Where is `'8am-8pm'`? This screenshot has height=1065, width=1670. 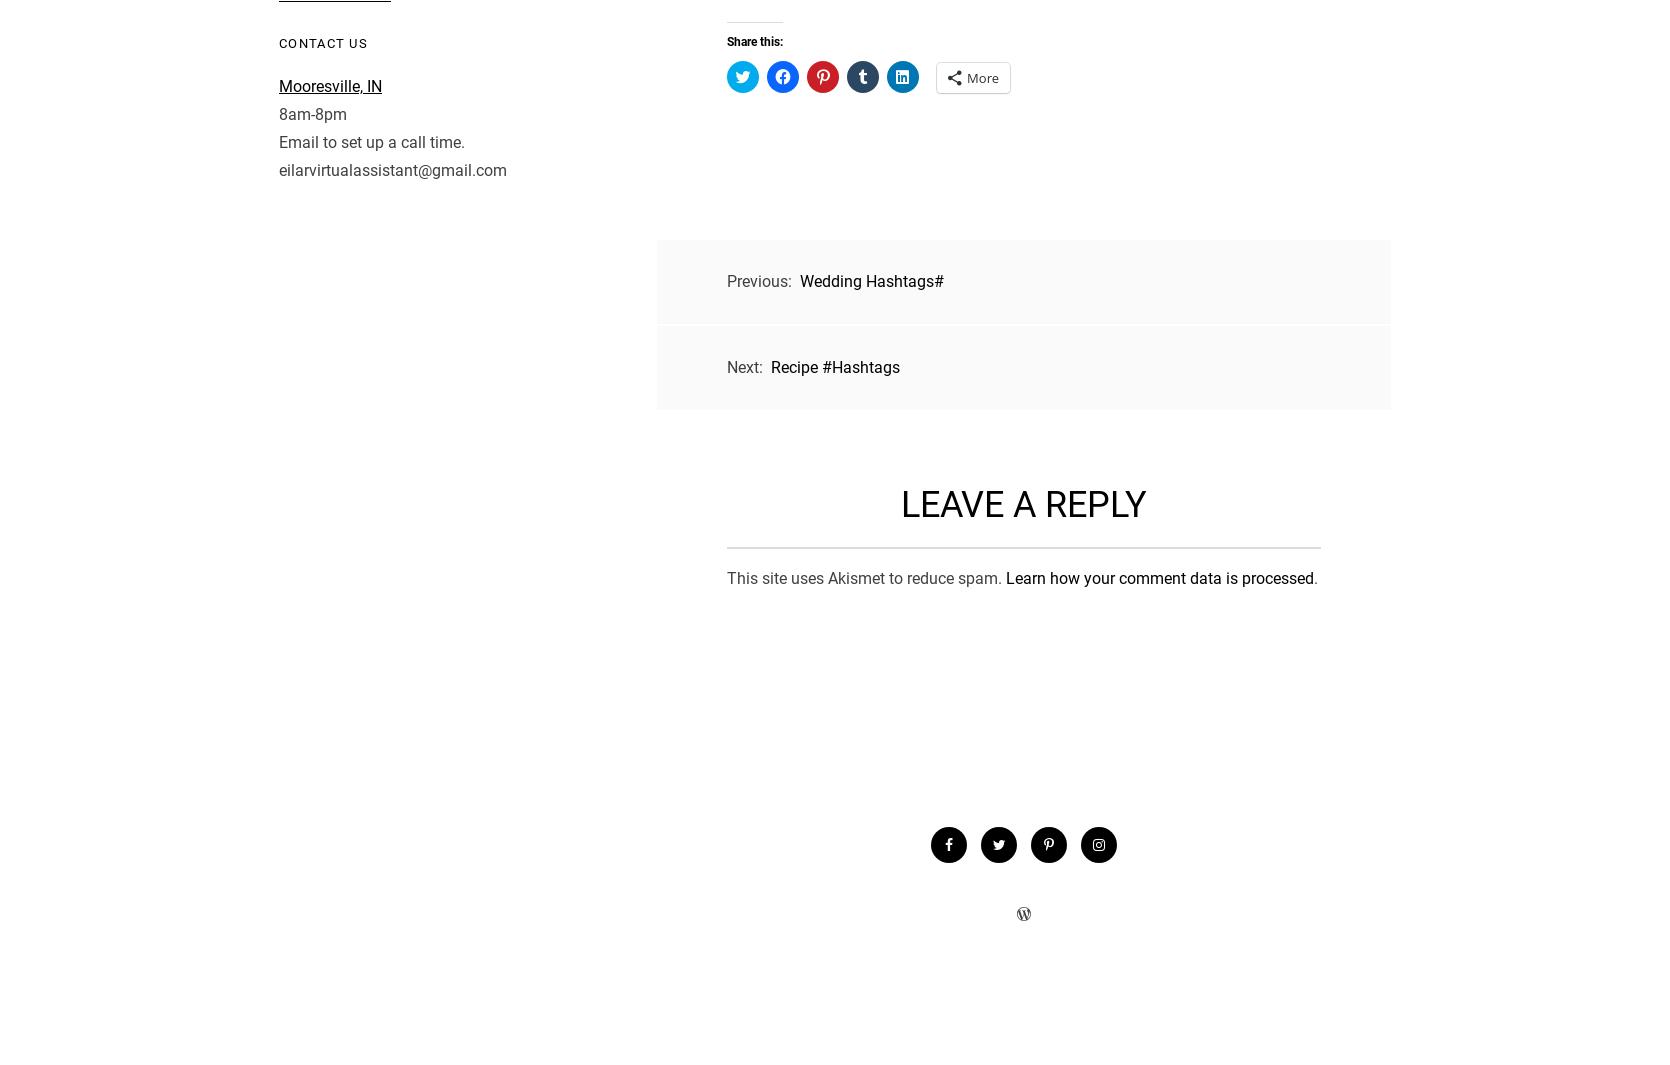
'8am-8pm' is located at coordinates (311, 112).